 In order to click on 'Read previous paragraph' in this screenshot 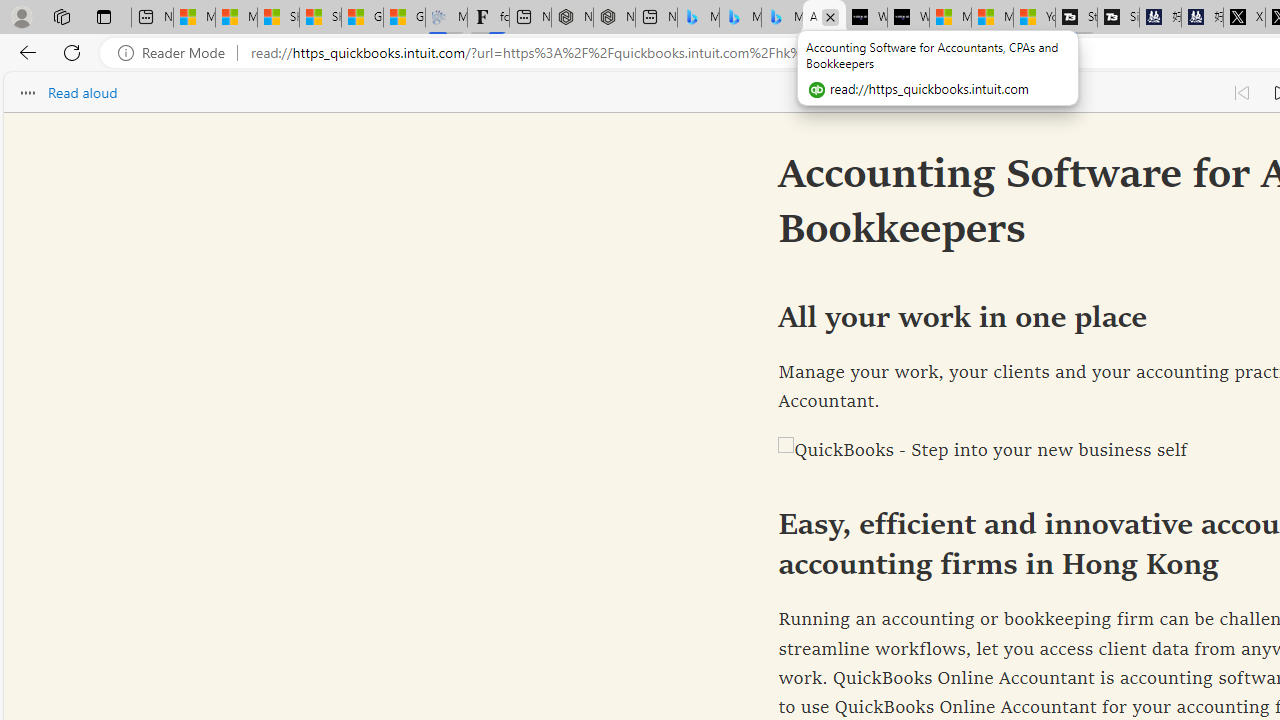, I will do `click(1241, 92)`.